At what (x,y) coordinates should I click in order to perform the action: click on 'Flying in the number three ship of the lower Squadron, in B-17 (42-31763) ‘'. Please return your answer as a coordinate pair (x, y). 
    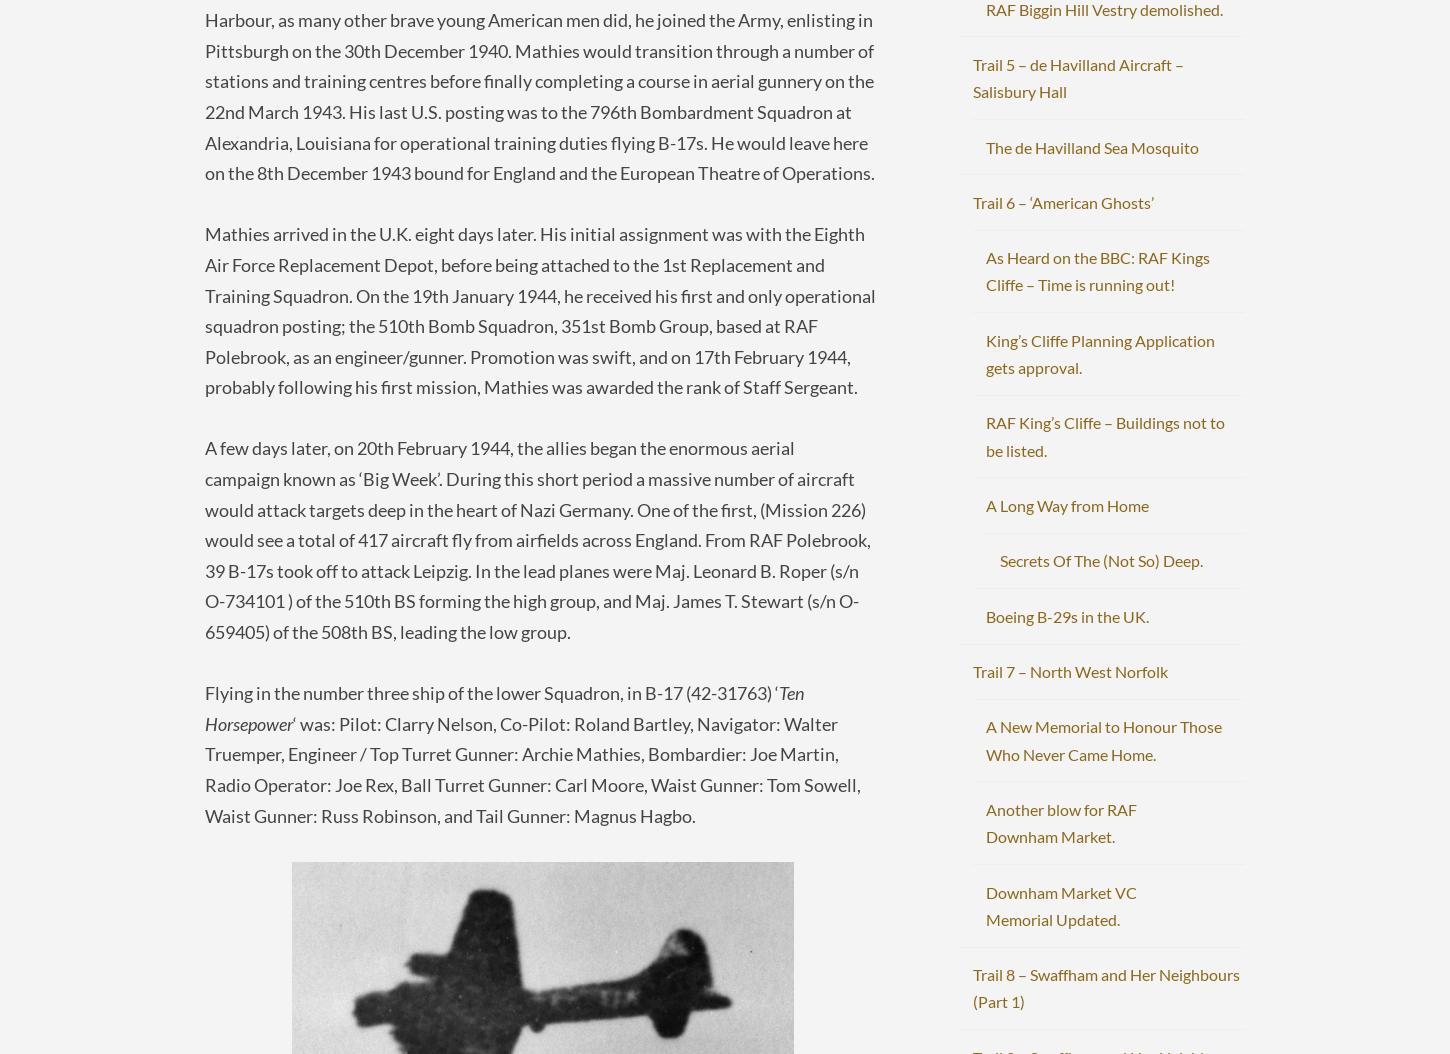
    Looking at the image, I should click on (491, 692).